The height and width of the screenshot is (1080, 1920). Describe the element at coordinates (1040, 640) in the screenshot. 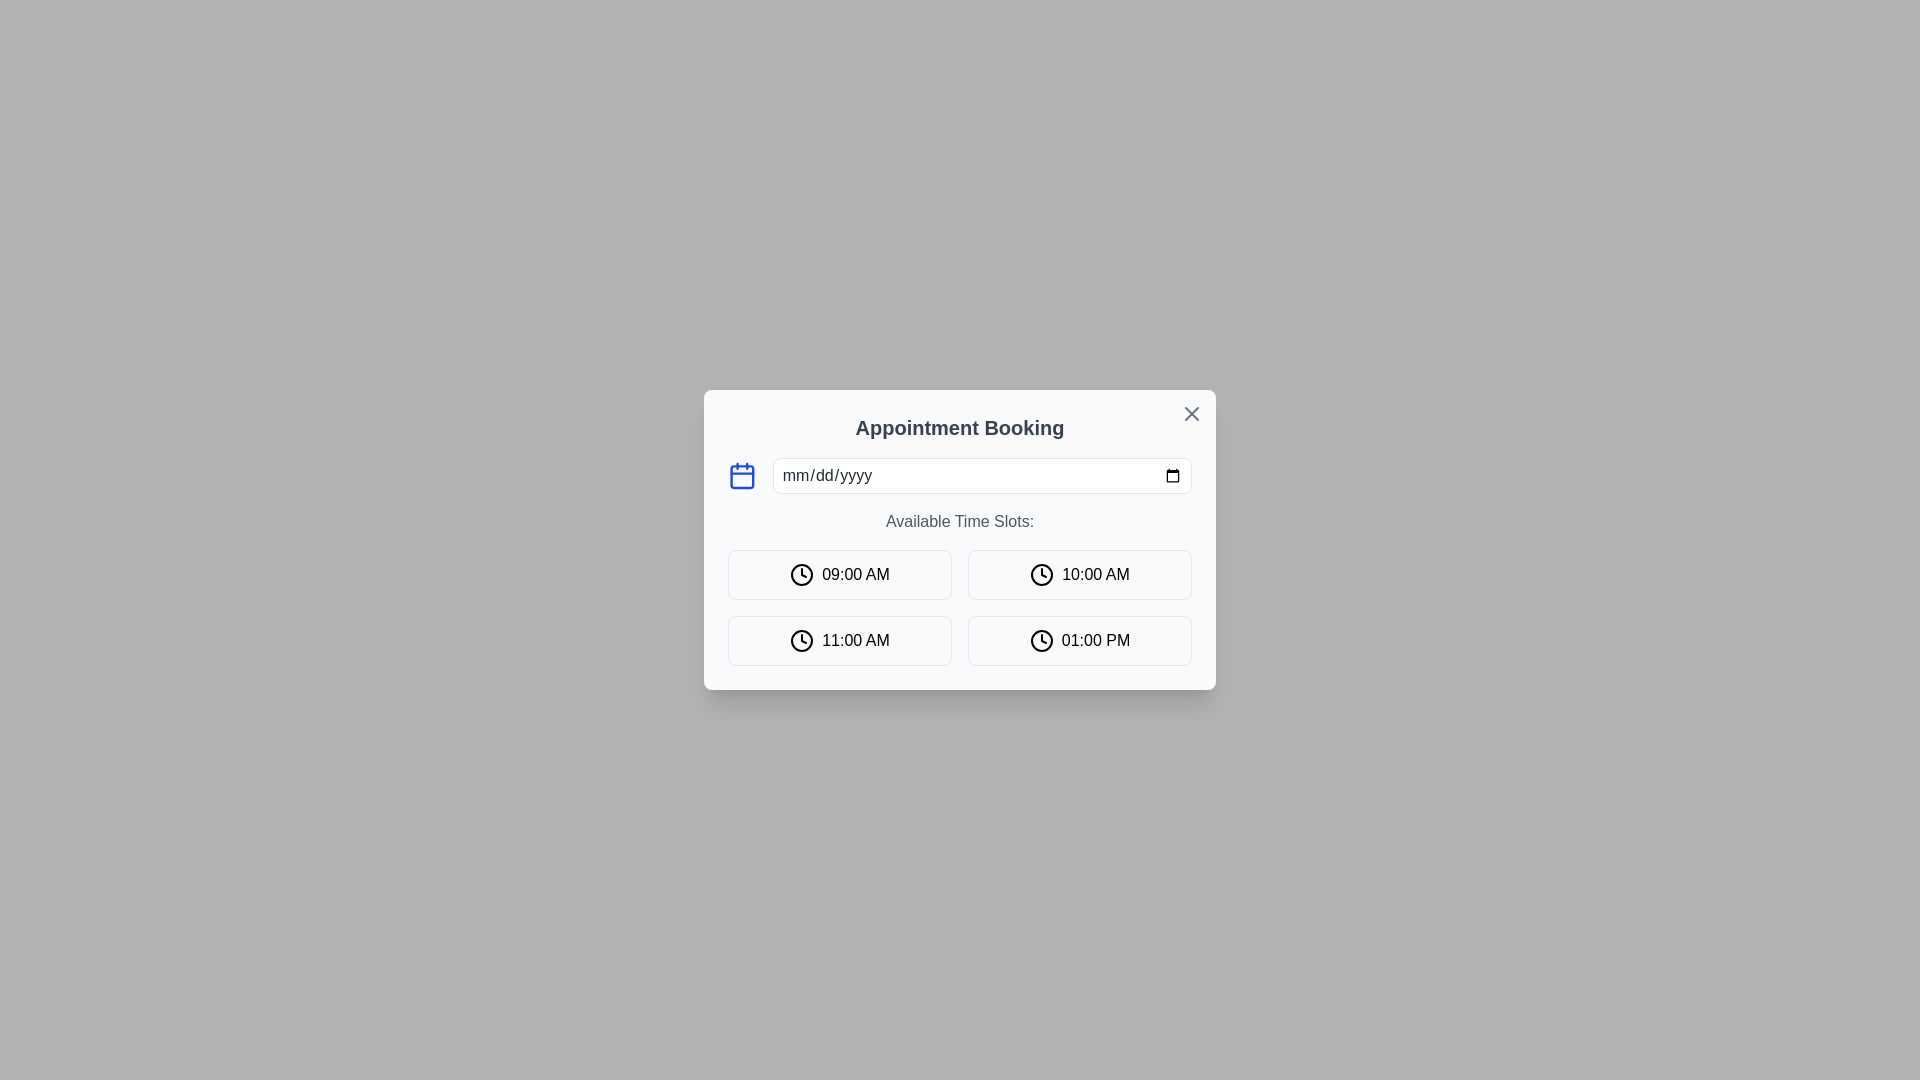

I see `the circular outline of the clock symbol located next to the '01:00 PM' time slot in the bottom-right quadrant of the 'Appointment Booking' dialog box` at that location.